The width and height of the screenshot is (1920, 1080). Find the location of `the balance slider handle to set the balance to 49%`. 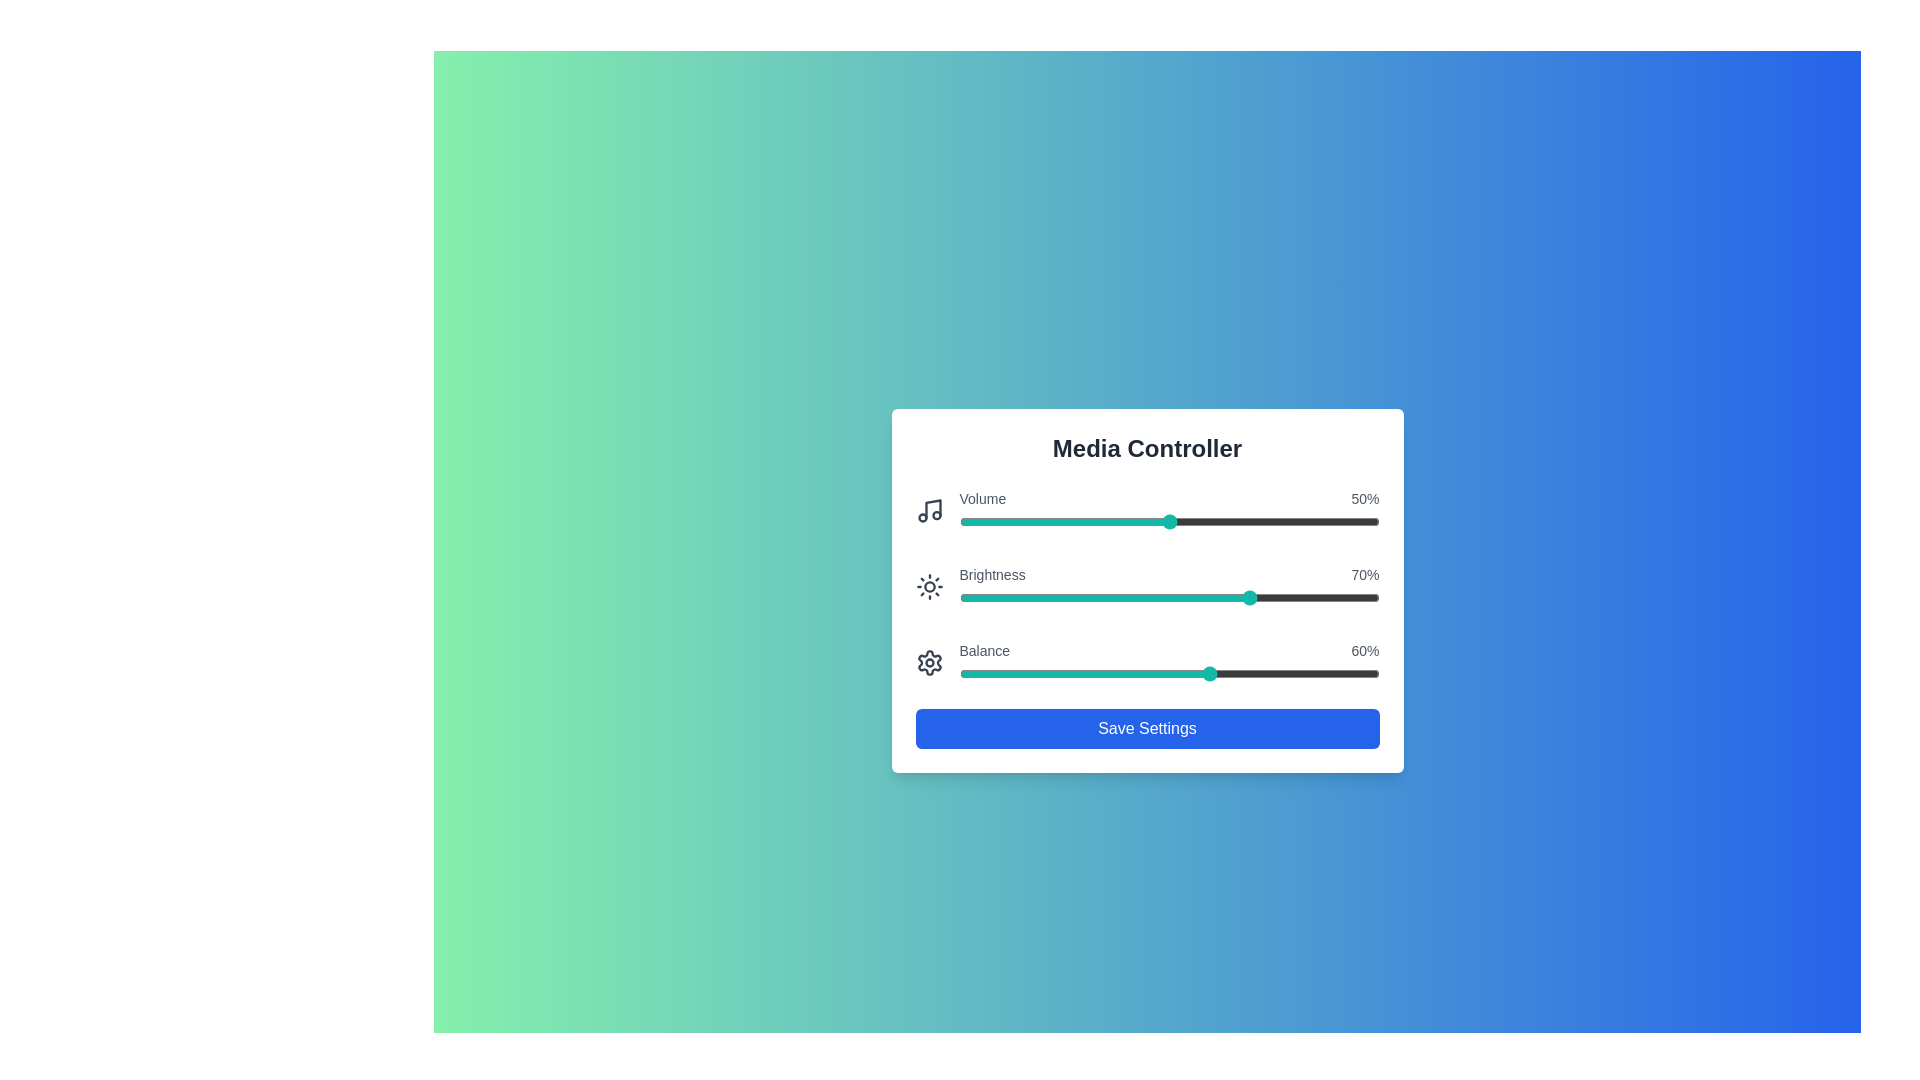

the balance slider handle to set the balance to 49% is located at coordinates (1165, 674).